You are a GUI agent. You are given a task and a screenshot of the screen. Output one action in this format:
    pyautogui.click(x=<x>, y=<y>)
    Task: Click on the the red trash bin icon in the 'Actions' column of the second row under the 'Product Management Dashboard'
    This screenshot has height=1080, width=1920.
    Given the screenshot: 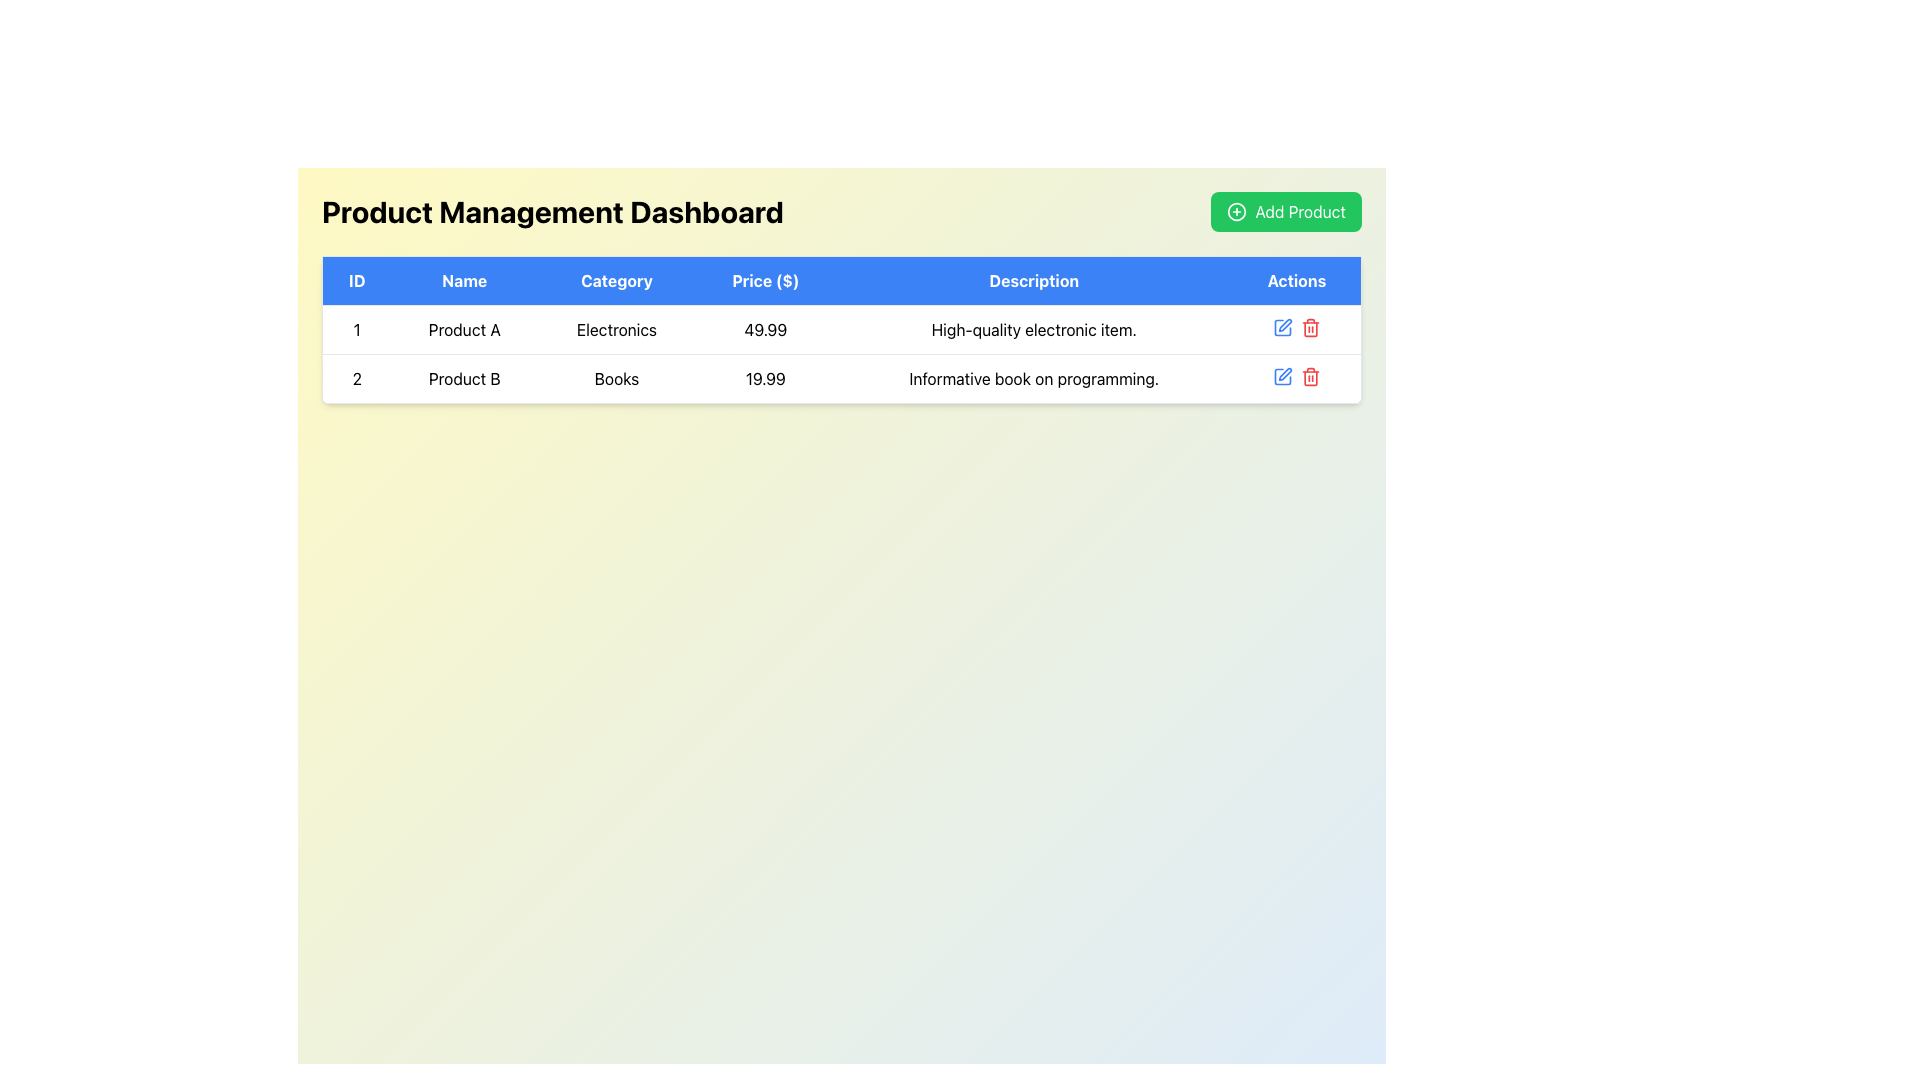 What is the action you would take?
    pyautogui.click(x=1310, y=326)
    